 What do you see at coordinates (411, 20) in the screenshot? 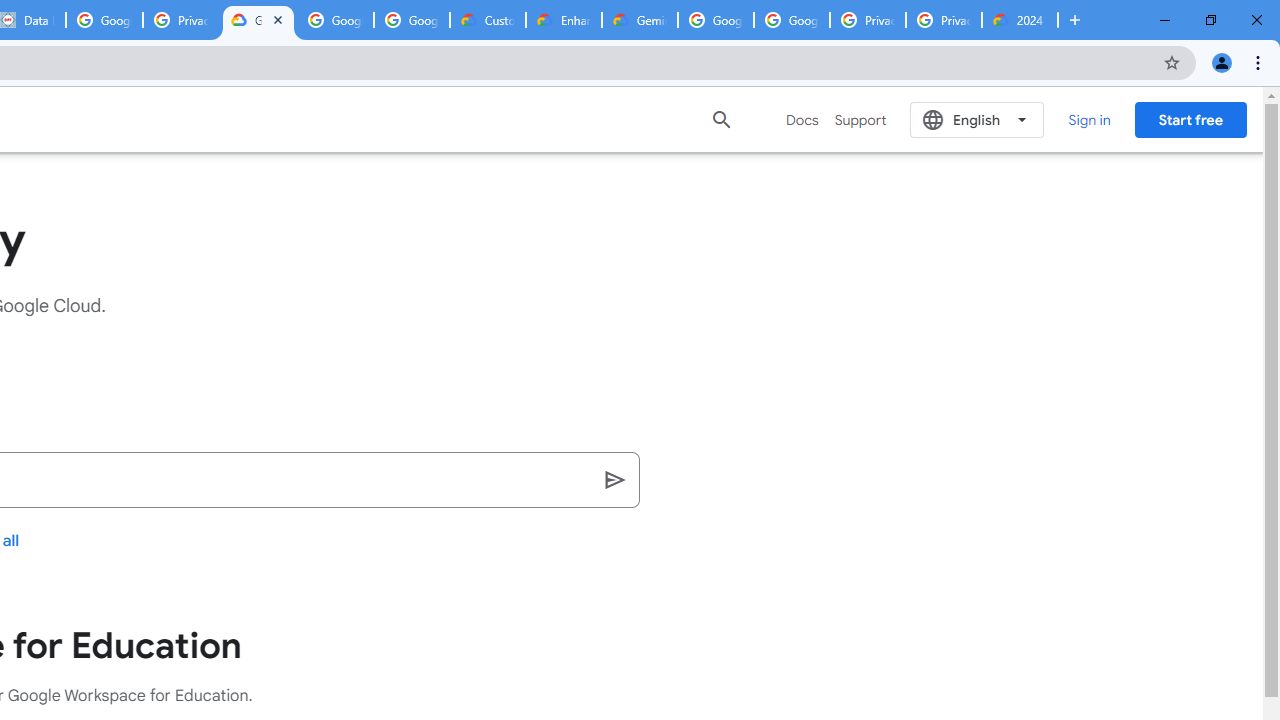
I see `'Google Workspace - Specific Terms'` at bounding box center [411, 20].